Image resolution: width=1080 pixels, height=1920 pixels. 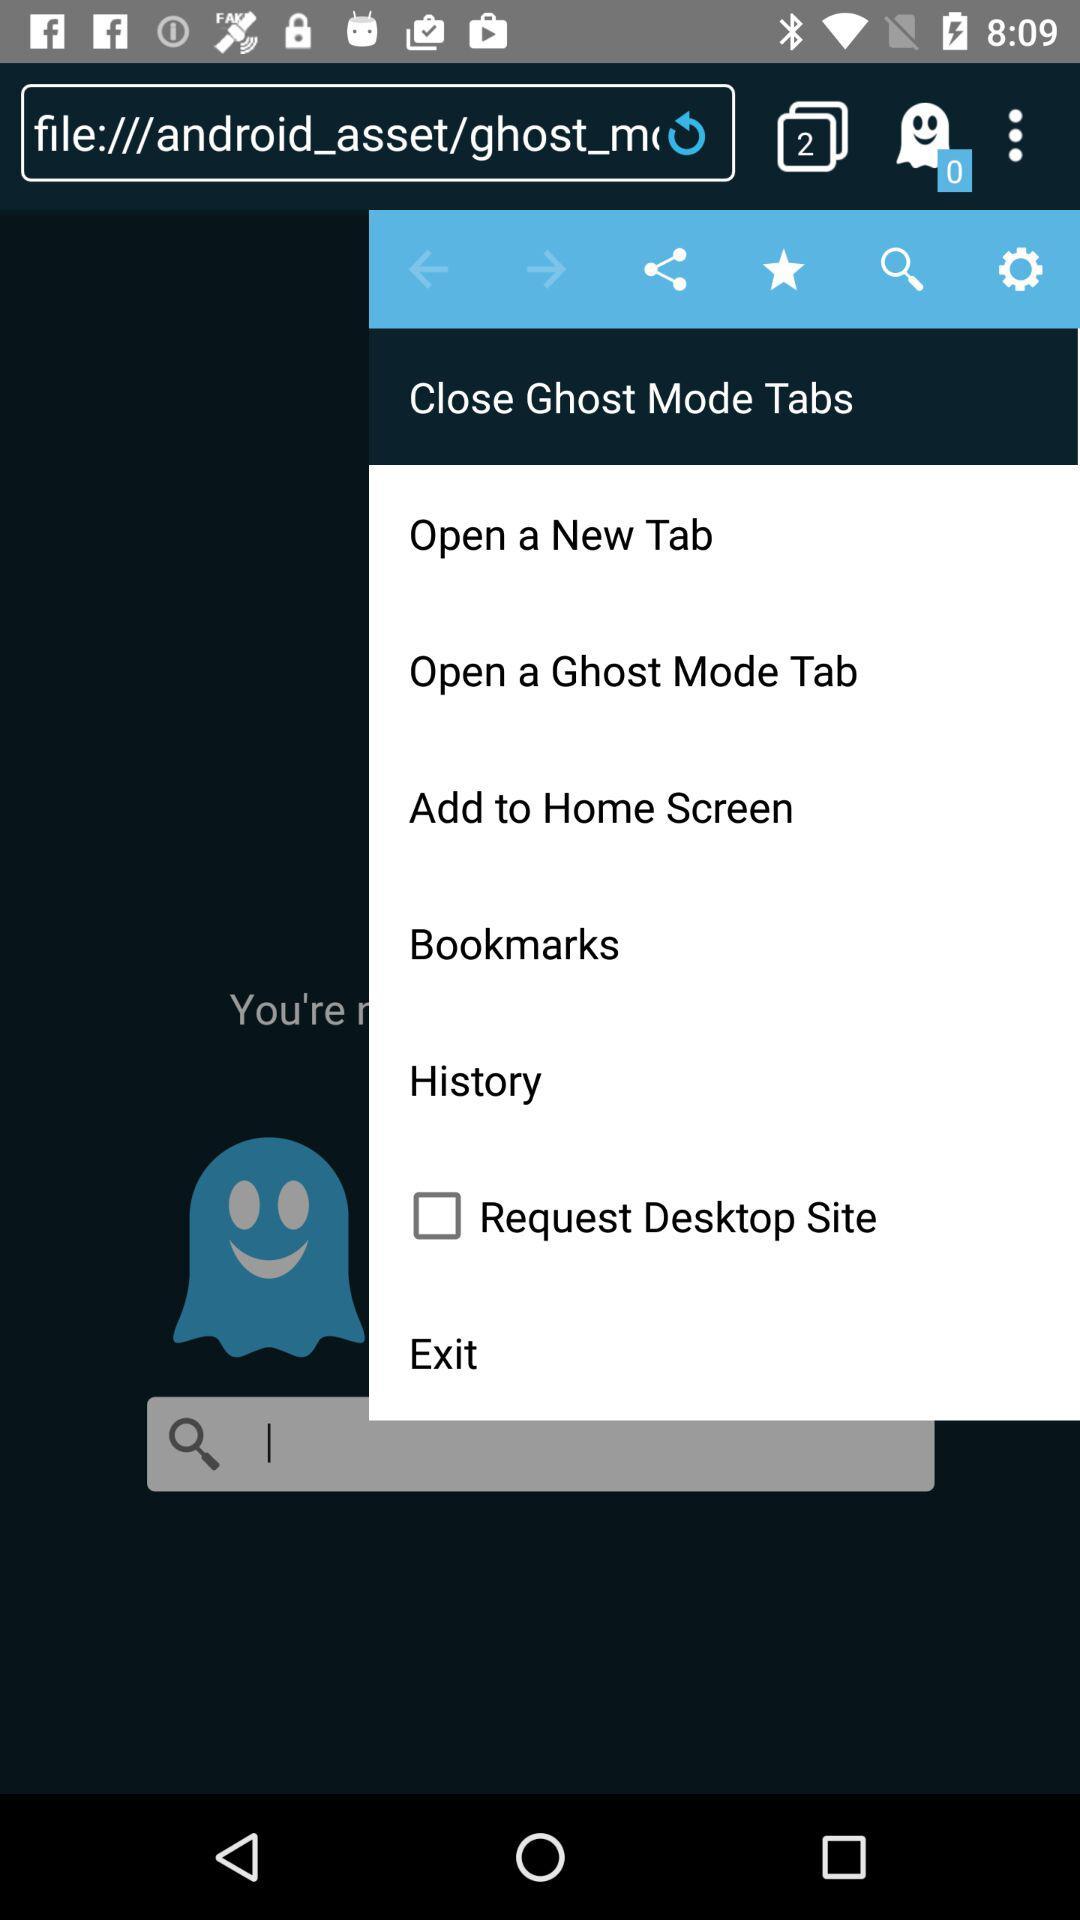 I want to click on the icon below 0, so click(x=540, y=1000).